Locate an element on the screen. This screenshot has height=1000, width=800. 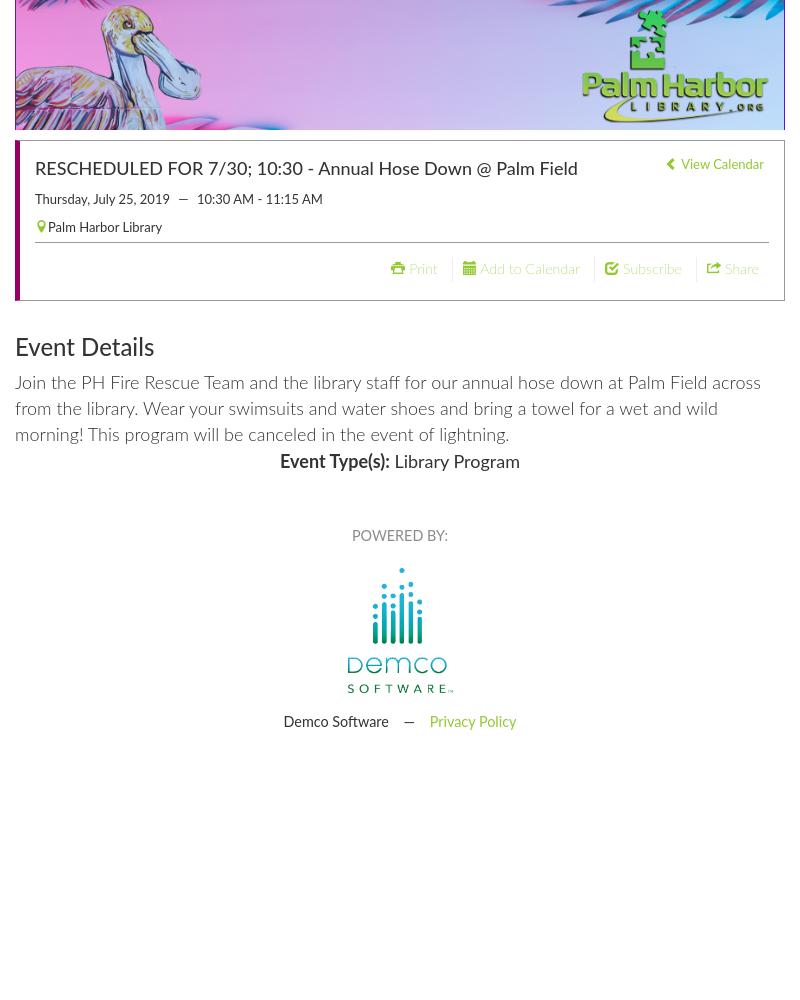
'RESCHEDULED FOR 7/30; 10:30 - Annual Hose Down @ Palm Field' is located at coordinates (305, 170).